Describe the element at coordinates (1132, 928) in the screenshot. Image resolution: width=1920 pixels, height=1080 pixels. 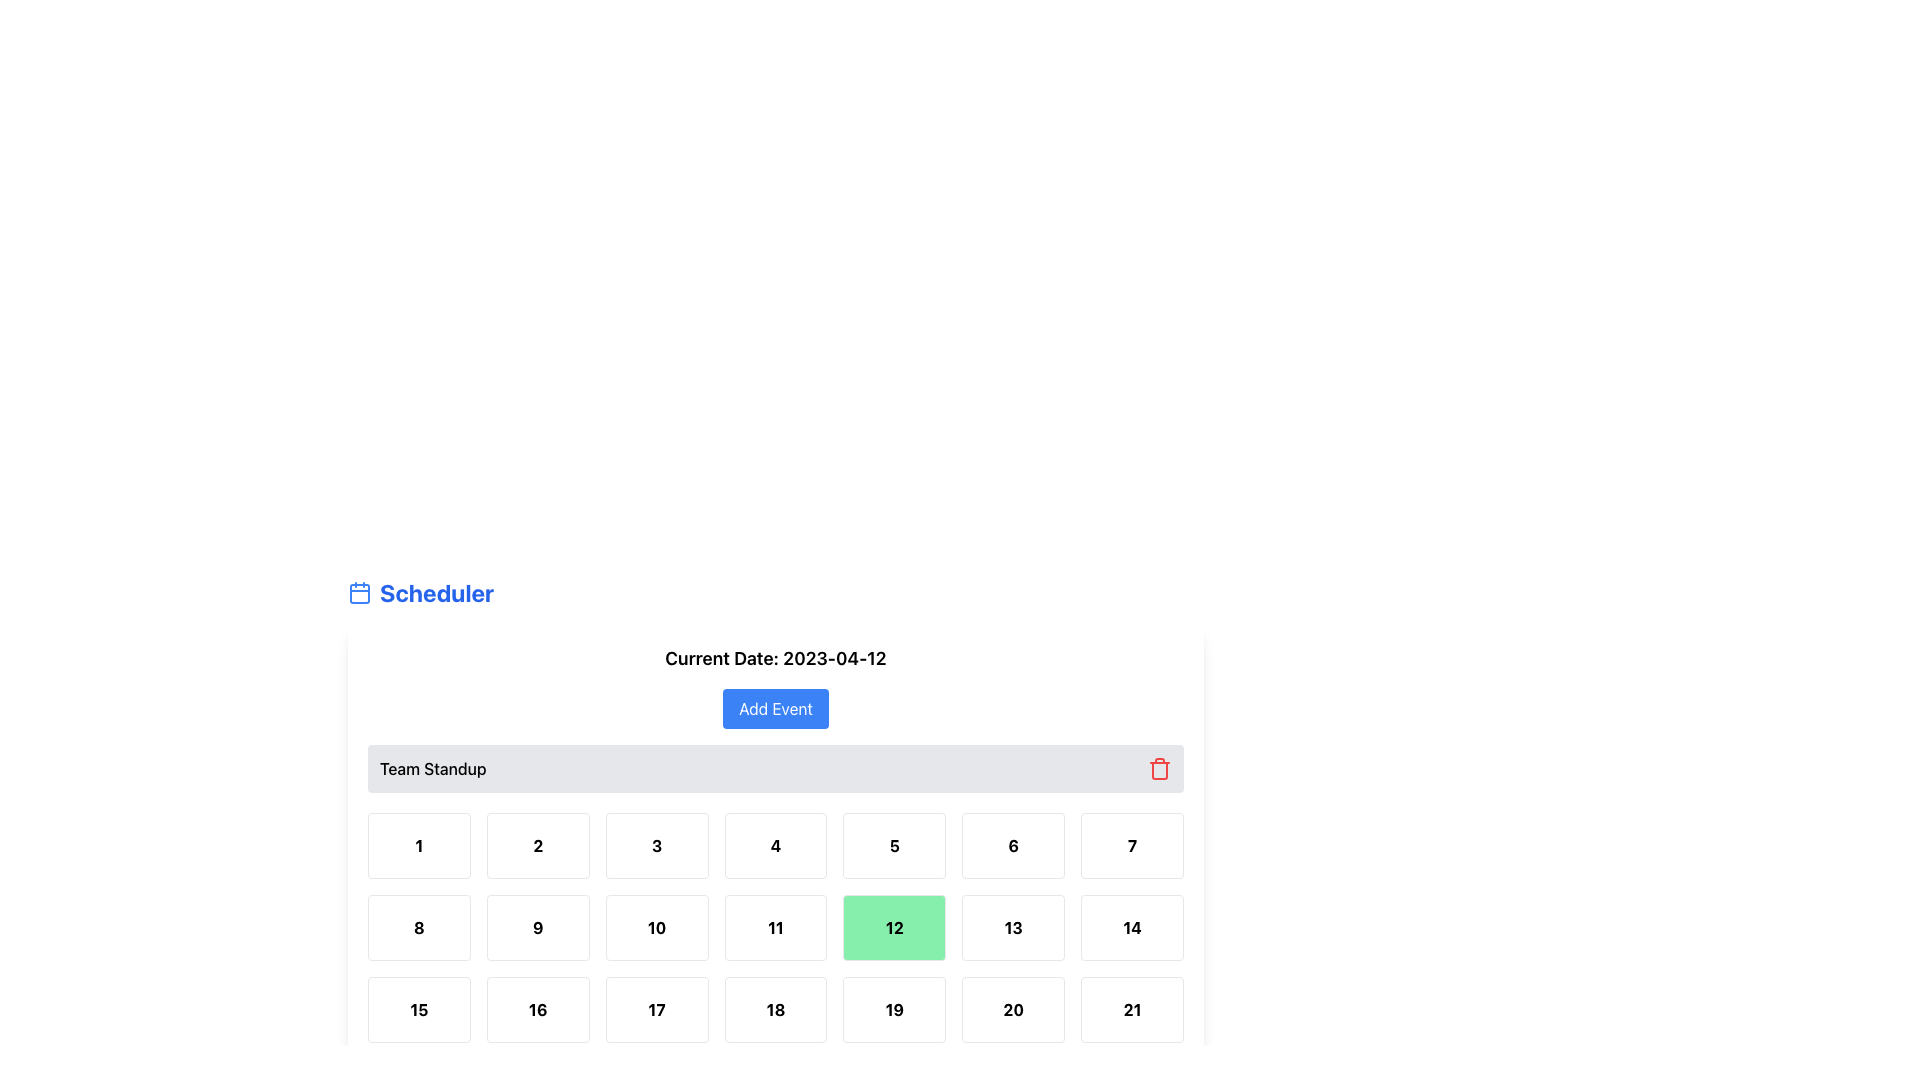
I see `the Day cell representing the 14th day in the calendar grid, located in the second row and seventh column` at that location.